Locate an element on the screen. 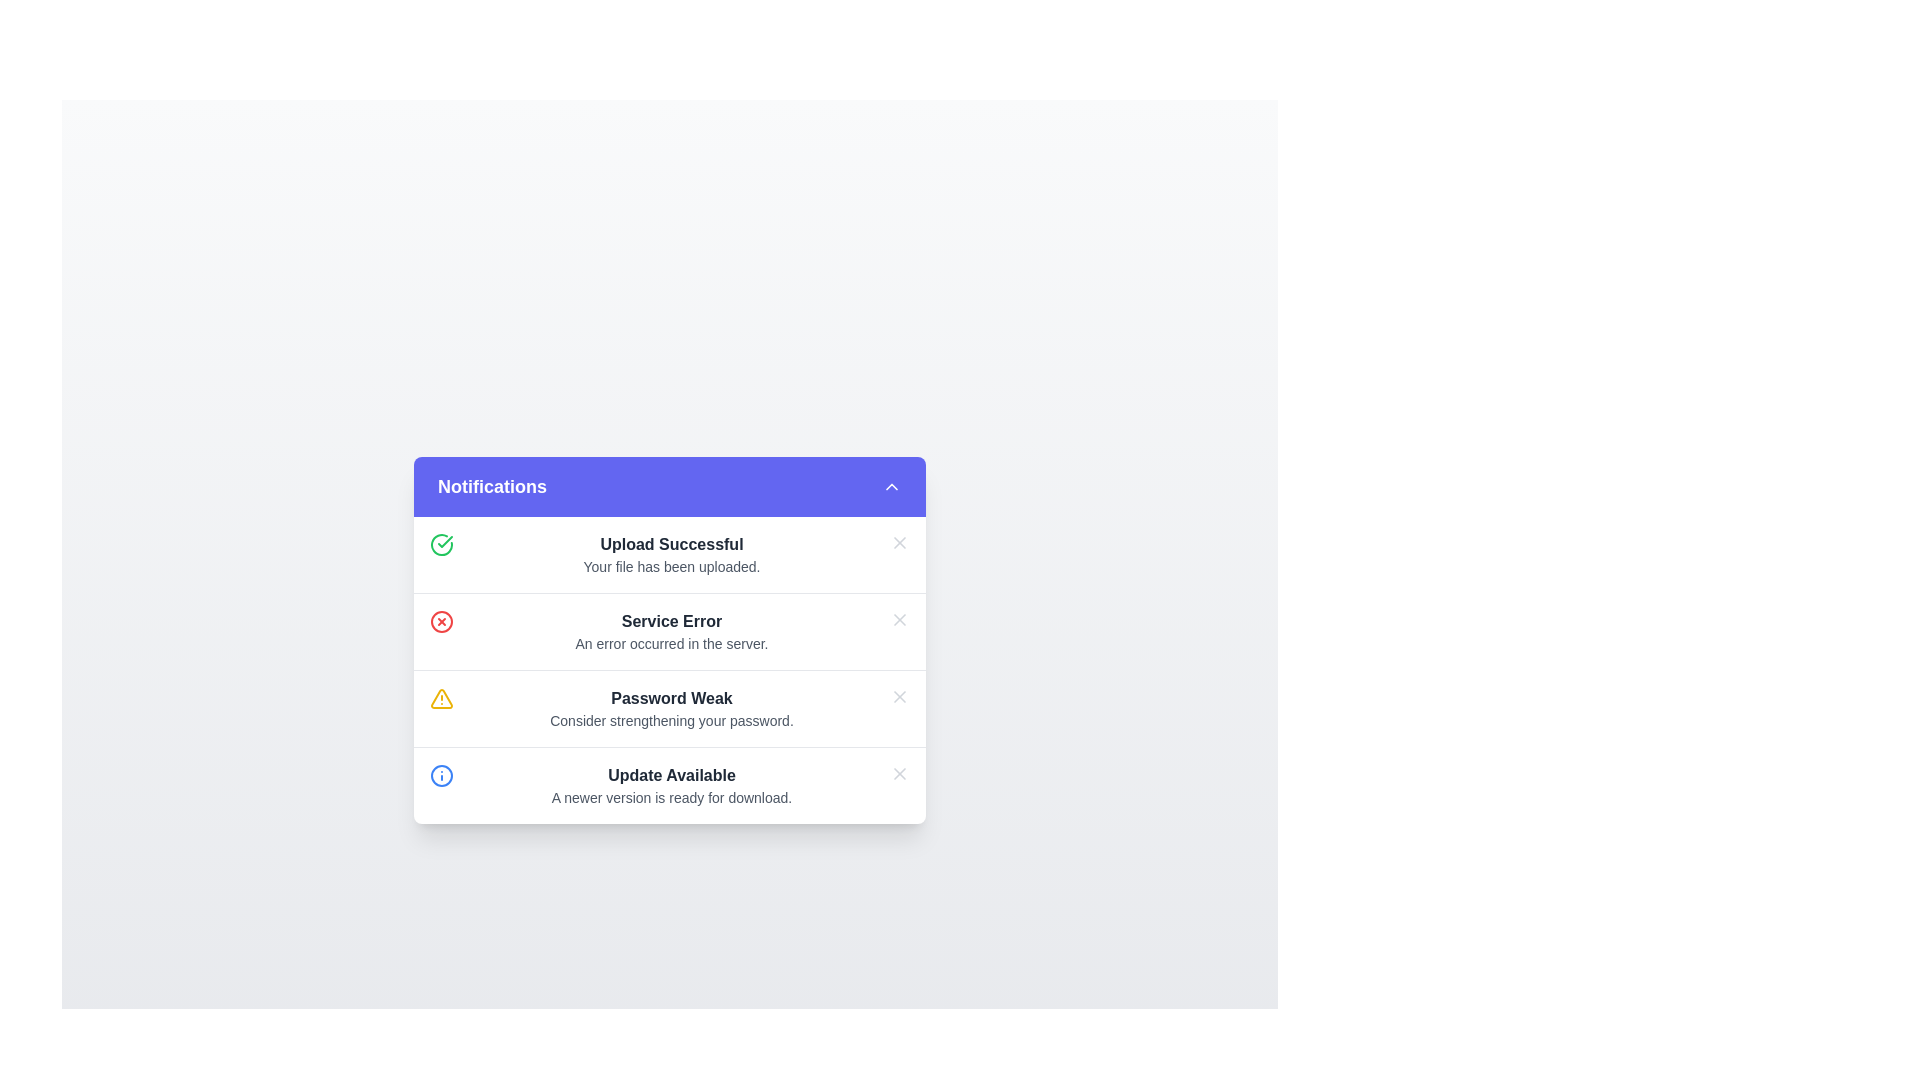 This screenshot has height=1080, width=1920. the close button on the notification block indicating a newer version available, which is the fourth item in the vertically stacked list of notifications is located at coordinates (670, 784).